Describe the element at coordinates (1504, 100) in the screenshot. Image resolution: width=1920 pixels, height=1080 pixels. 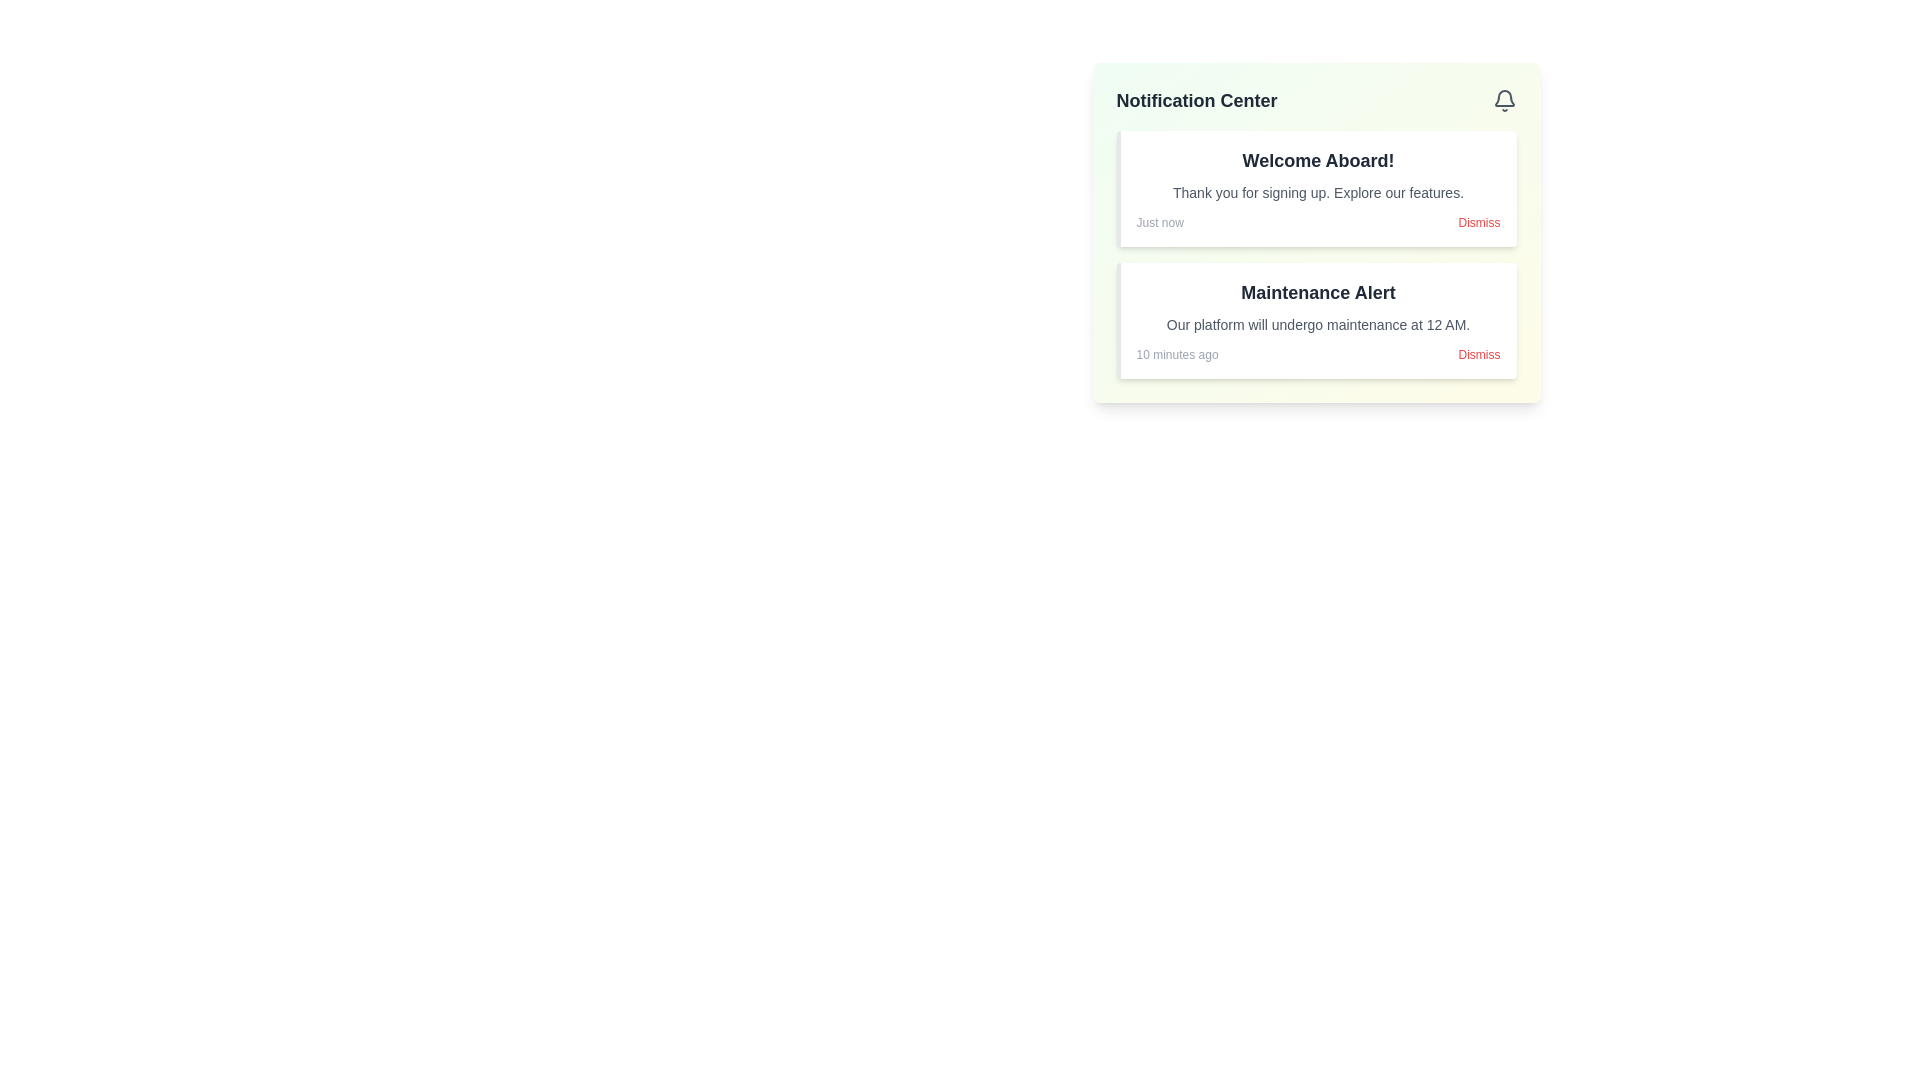
I see `the outlined gray bell icon representing notifications, located at the top-right corner of the 'Notification Center' panel` at that location.